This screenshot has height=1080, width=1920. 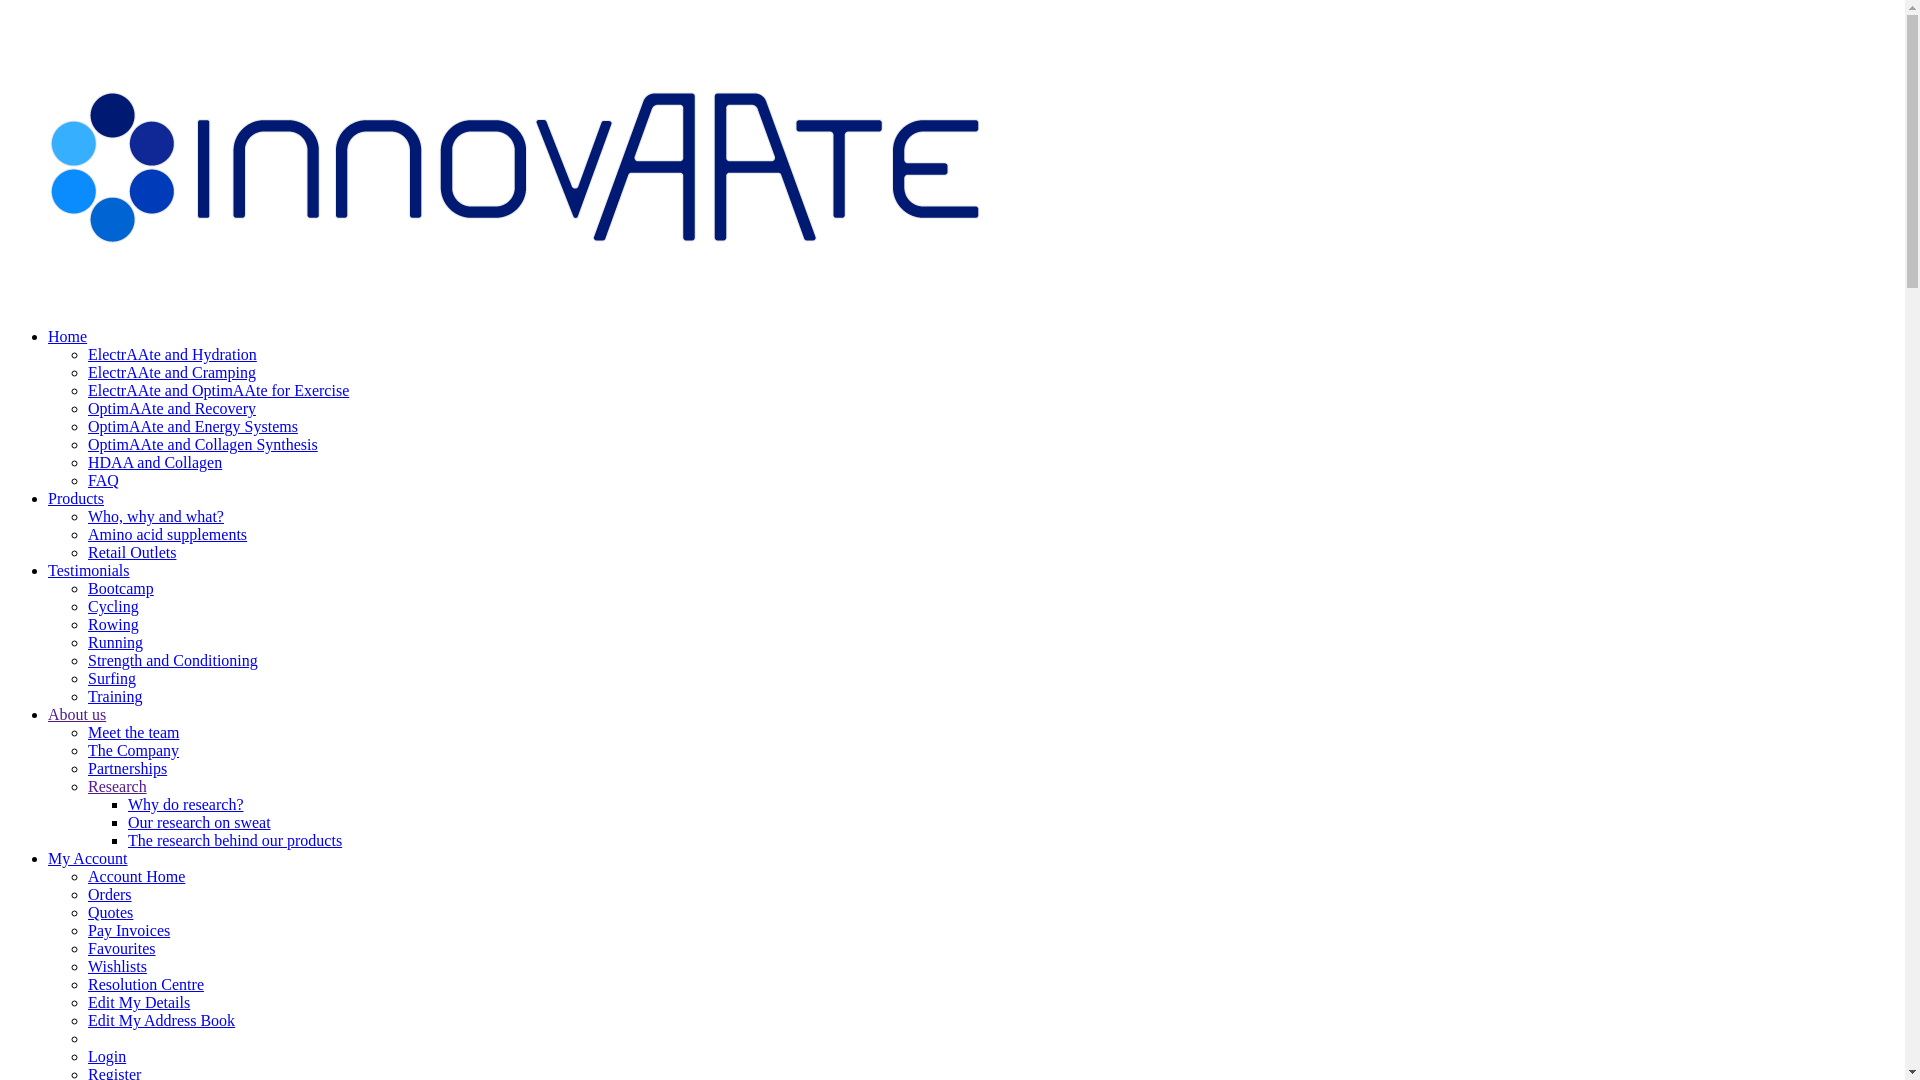 What do you see at coordinates (102, 480) in the screenshot?
I see `'FAQ'` at bounding box center [102, 480].